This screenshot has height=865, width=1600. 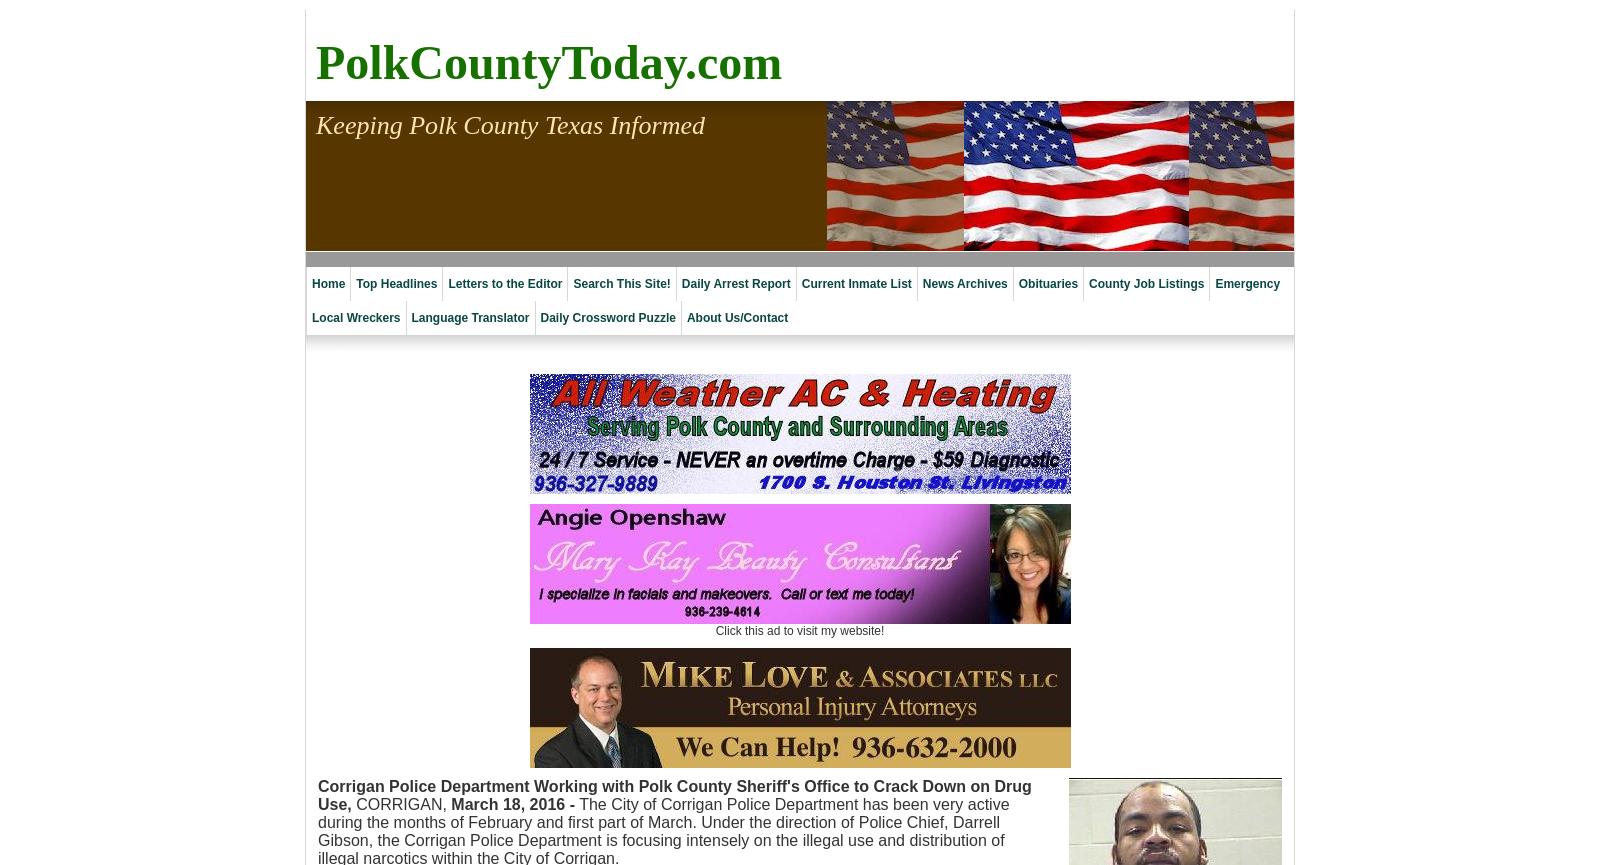 I want to click on 'Language Translator', so click(x=469, y=317).